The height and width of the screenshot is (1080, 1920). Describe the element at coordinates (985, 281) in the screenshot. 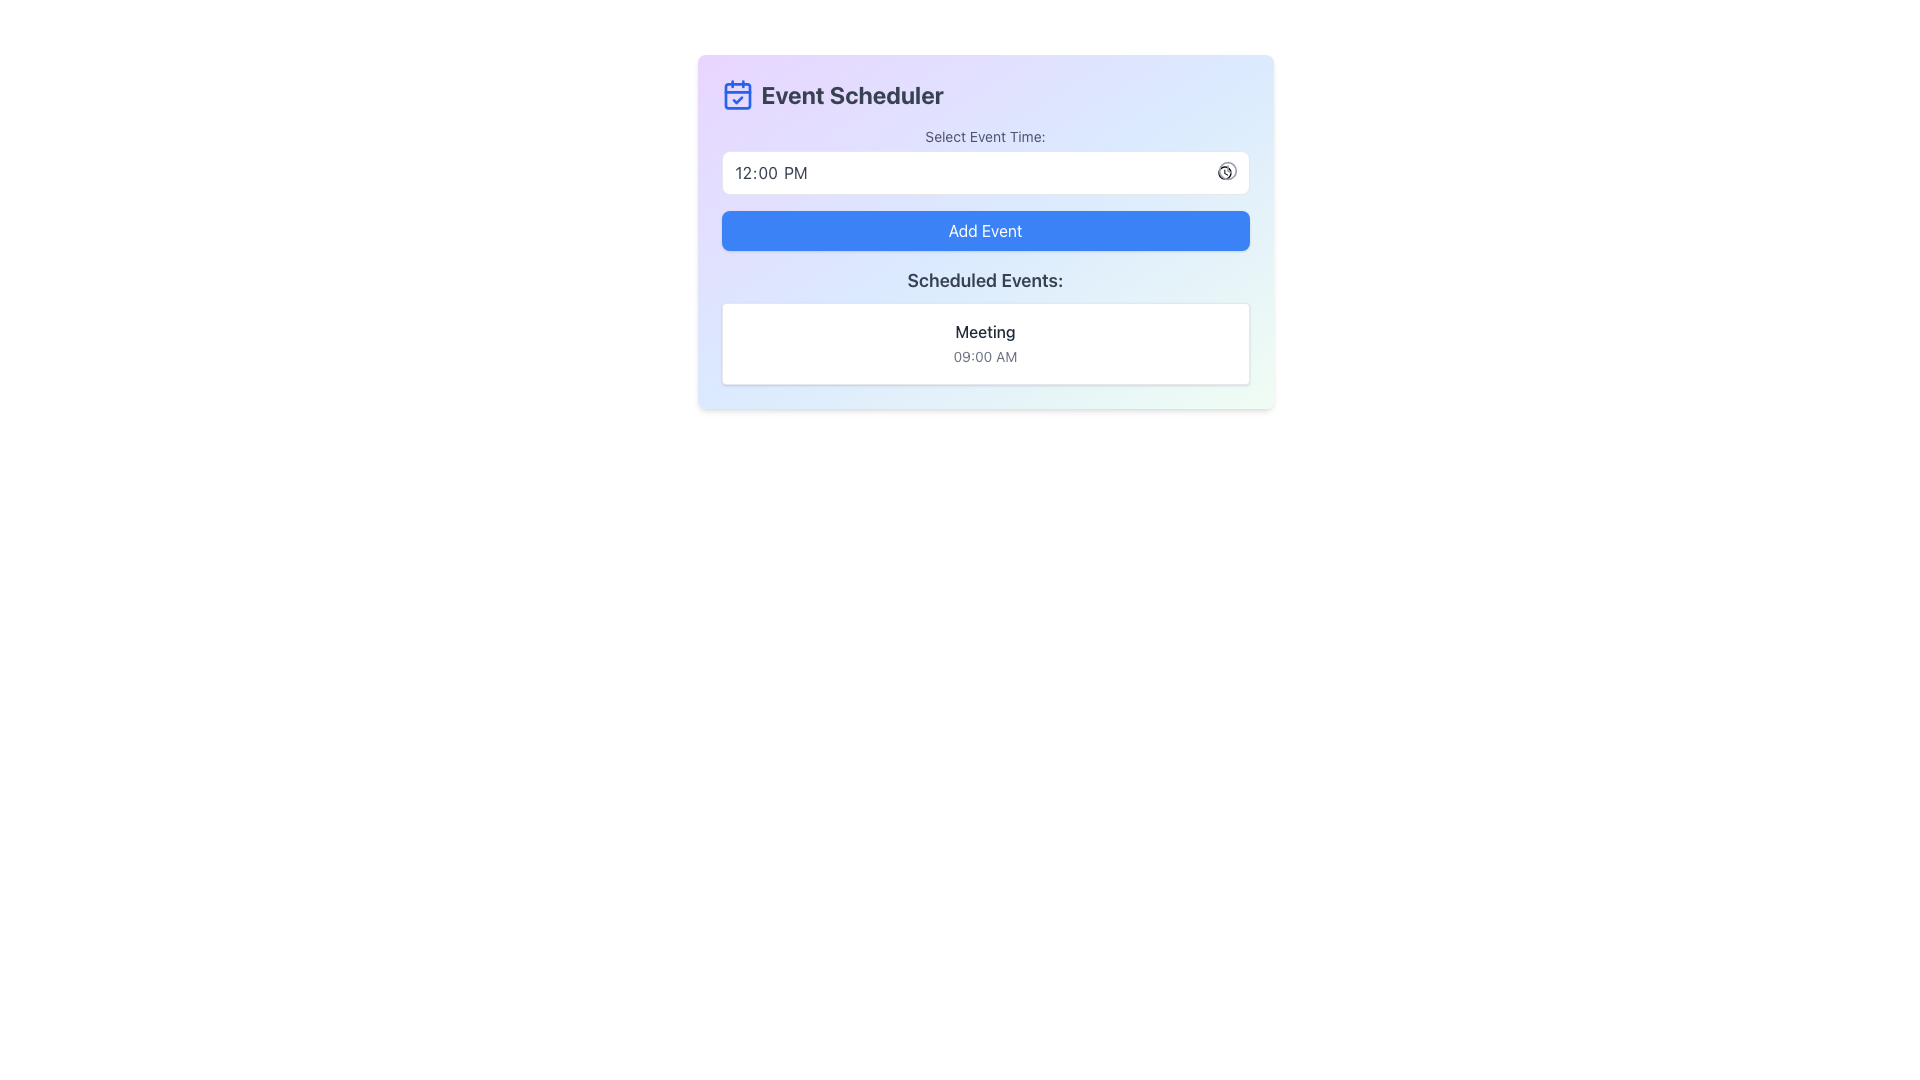

I see `text from the bold, gray-colored label that says 'Scheduled Events:' positioned below the 'Add Event' button and above the 'Meeting' entry` at that location.